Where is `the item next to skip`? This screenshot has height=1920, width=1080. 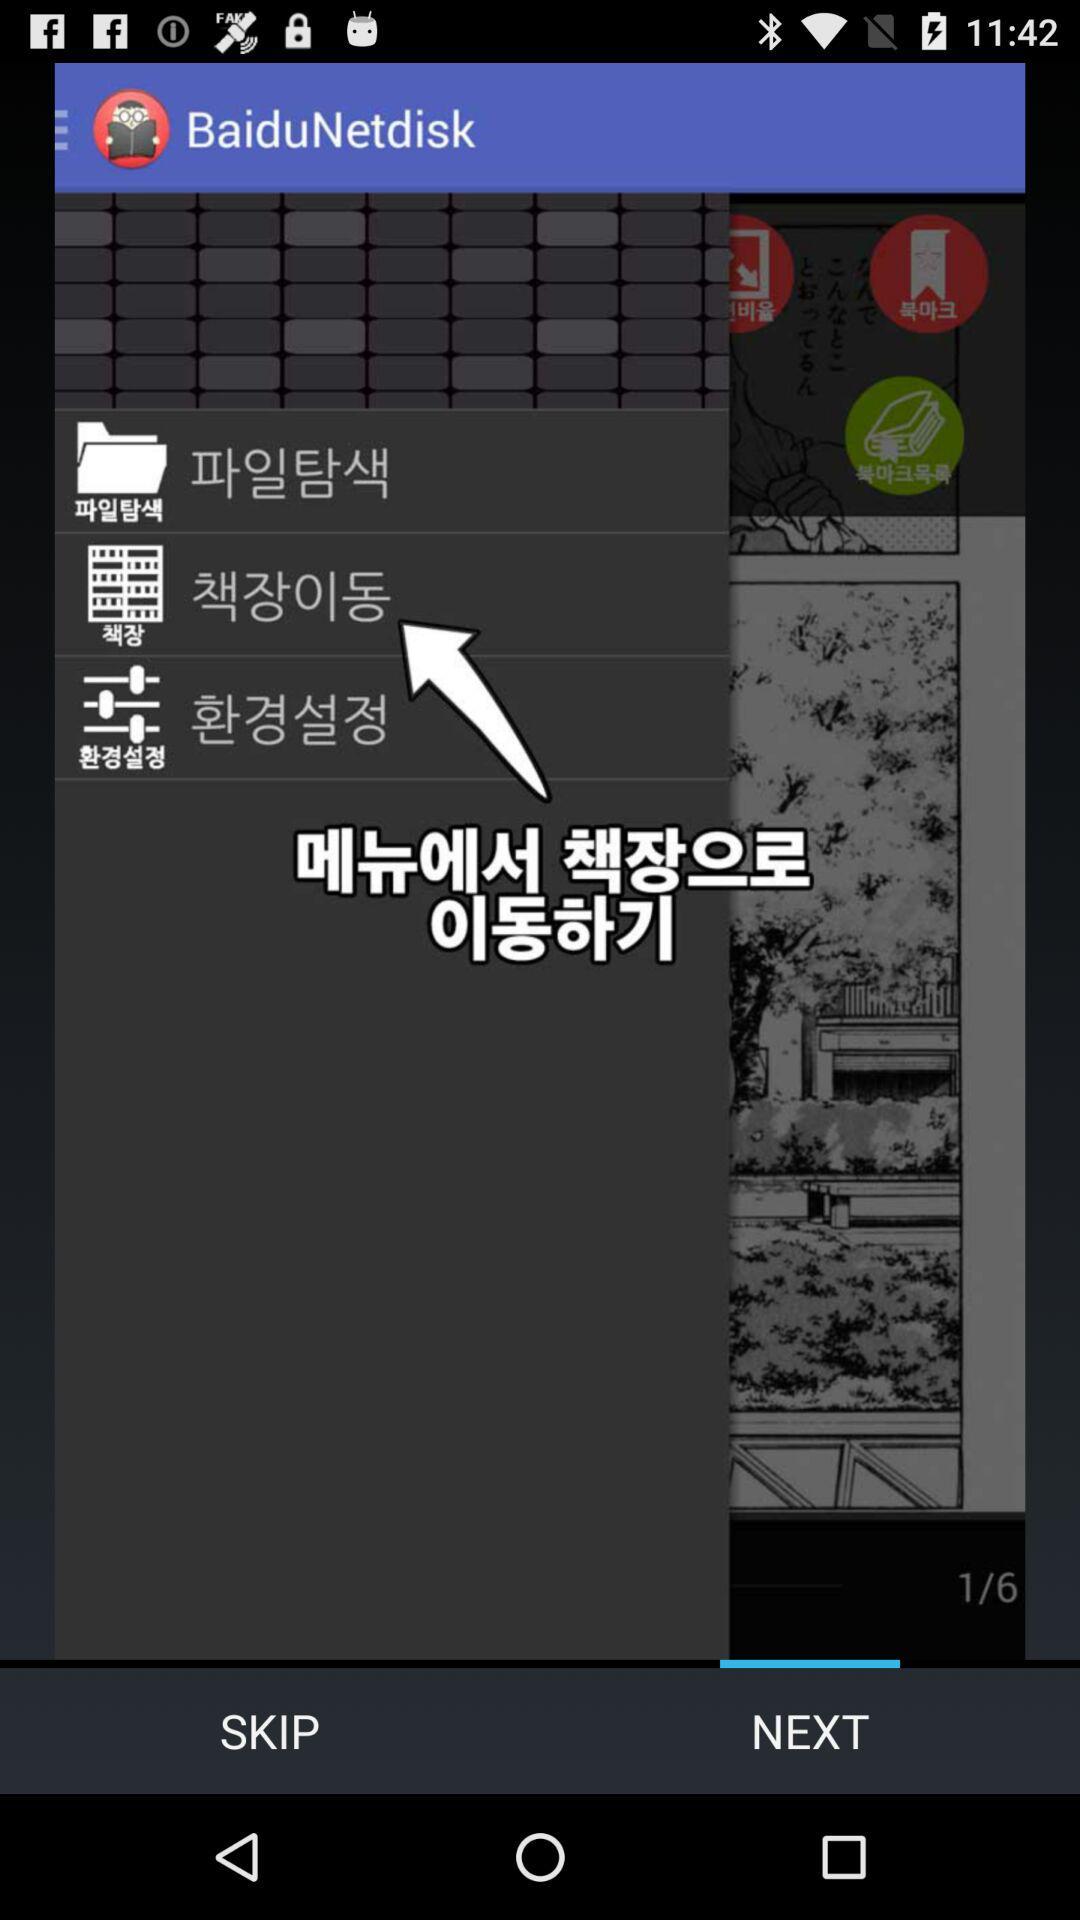
the item next to skip is located at coordinates (810, 1730).